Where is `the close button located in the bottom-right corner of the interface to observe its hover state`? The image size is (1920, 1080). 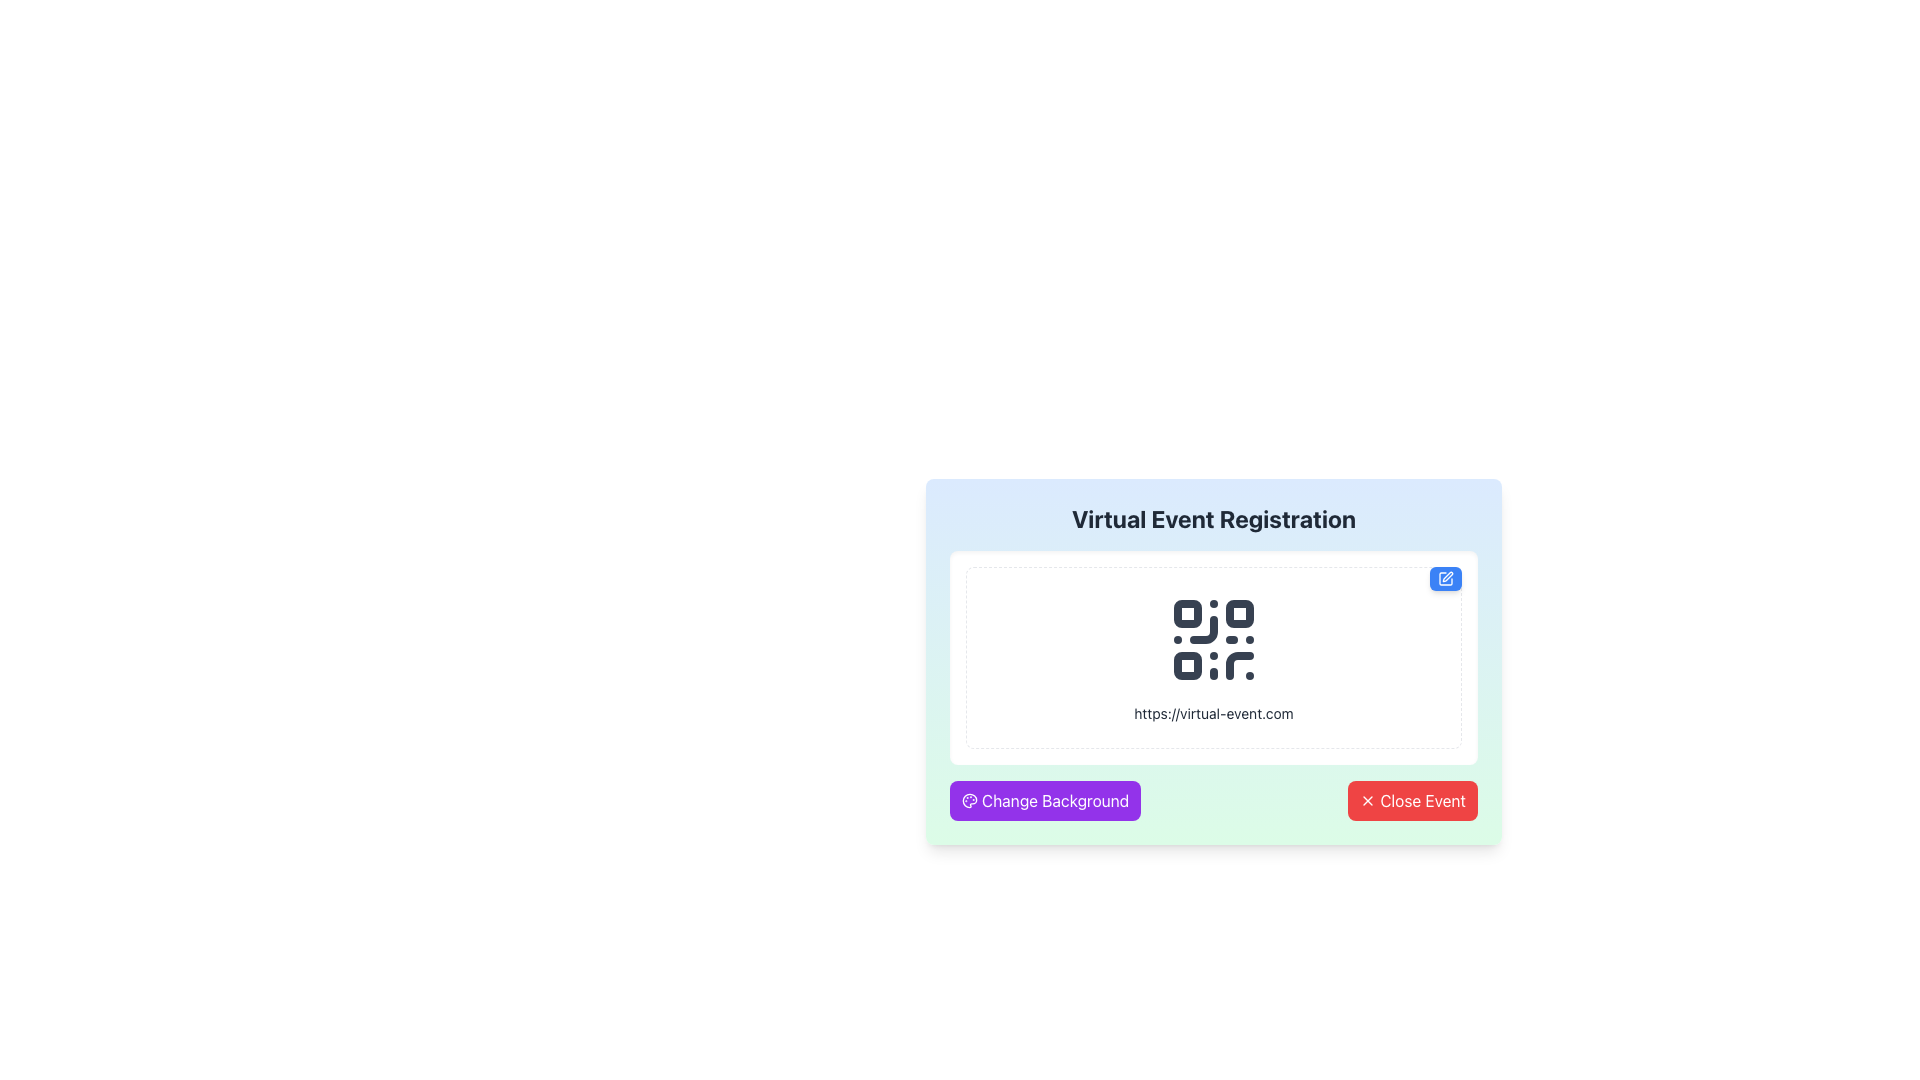 the close button located in the bottom-right corner of the interface to observe its hover state is located at coordinates (1412, 800).